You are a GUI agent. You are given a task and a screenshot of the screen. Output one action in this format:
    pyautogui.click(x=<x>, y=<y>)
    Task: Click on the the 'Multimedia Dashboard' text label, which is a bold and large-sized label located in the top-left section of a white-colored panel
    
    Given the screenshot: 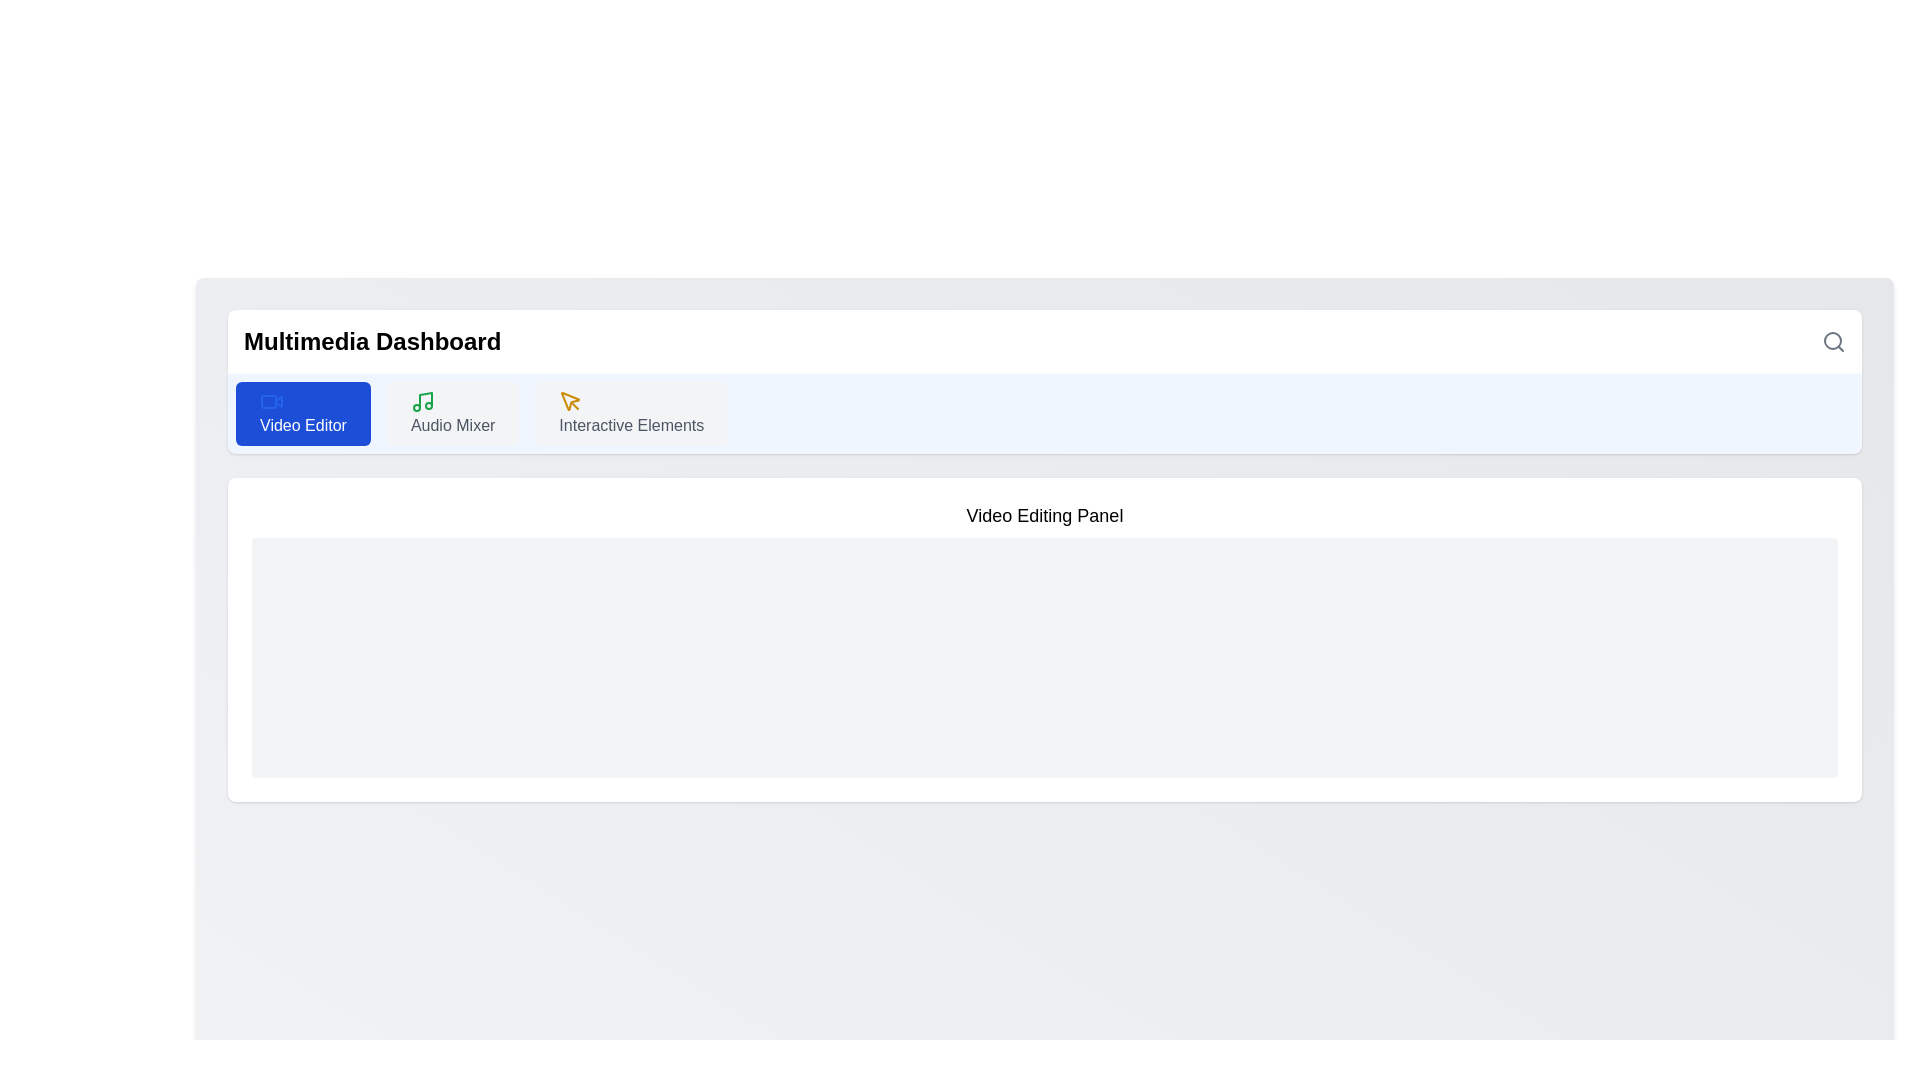 What is the action you would take?
    pyautogui.click(x=372, y=341)
    